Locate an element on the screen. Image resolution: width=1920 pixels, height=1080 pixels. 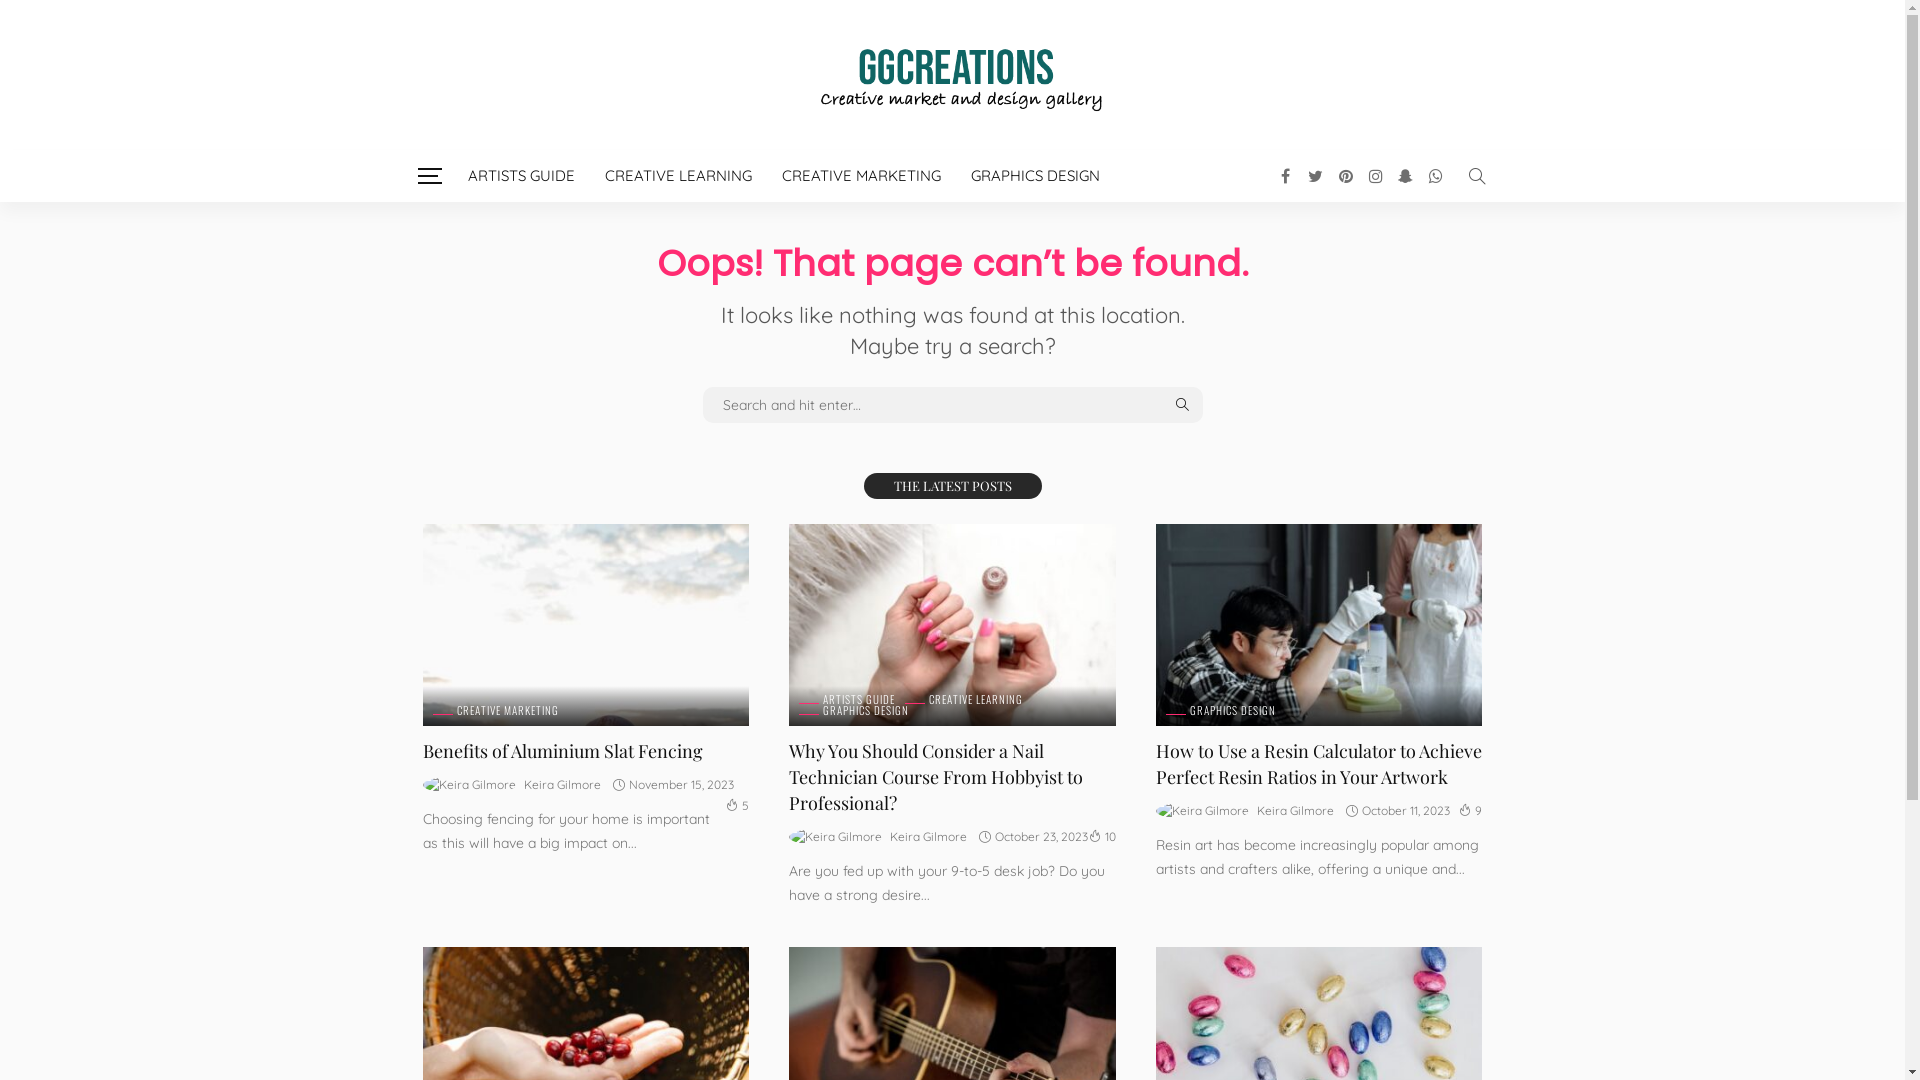
'ARTISTS GUIDE' is located at coordinates (450, 175).